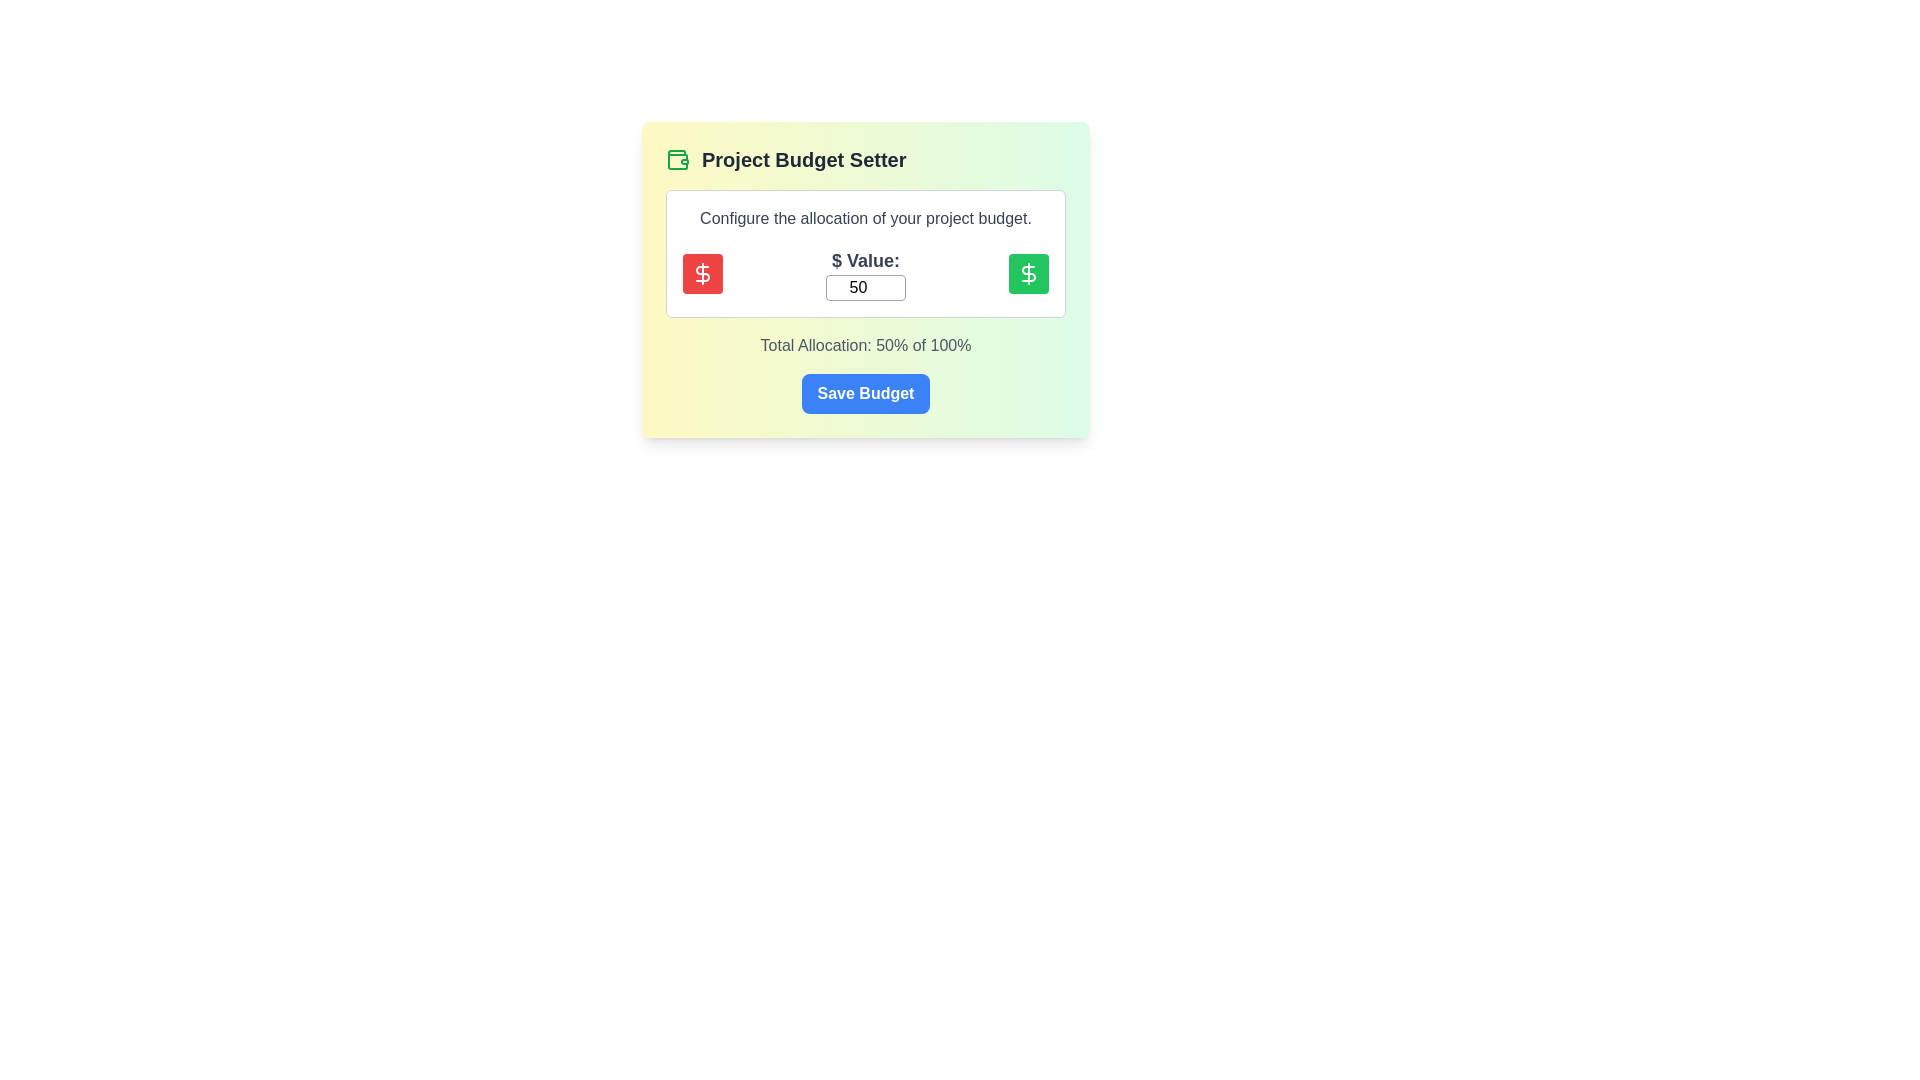 This screenshot has height=1080, width=1920. Describe the element at coordinates (865, 219) in the screenshot. I see `the informational label displaying the message 'Configure the allocation of your project budget.' which is styled with a gray font and located above the '$ Value:' line` at that location.